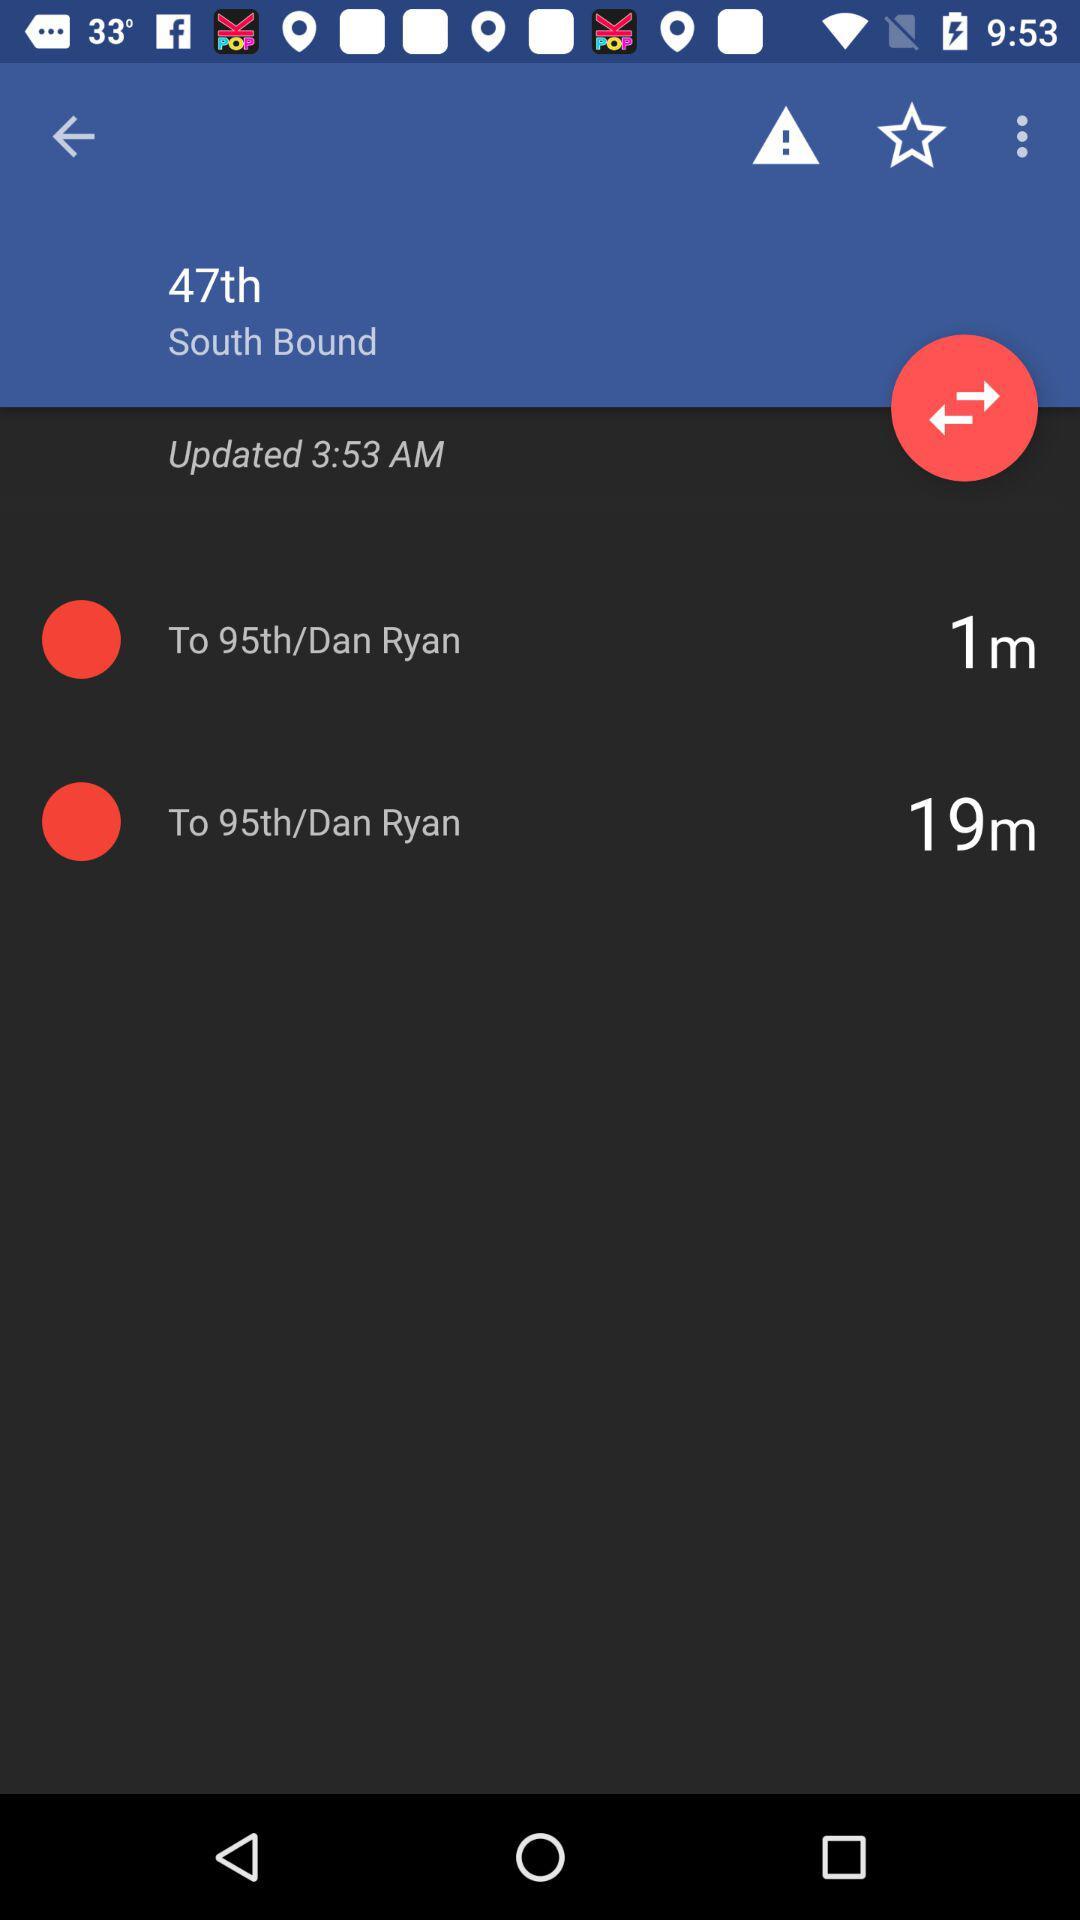  Describe the element at coordinates (963, 407) in the screenshot. I see `travel direction` at that location.